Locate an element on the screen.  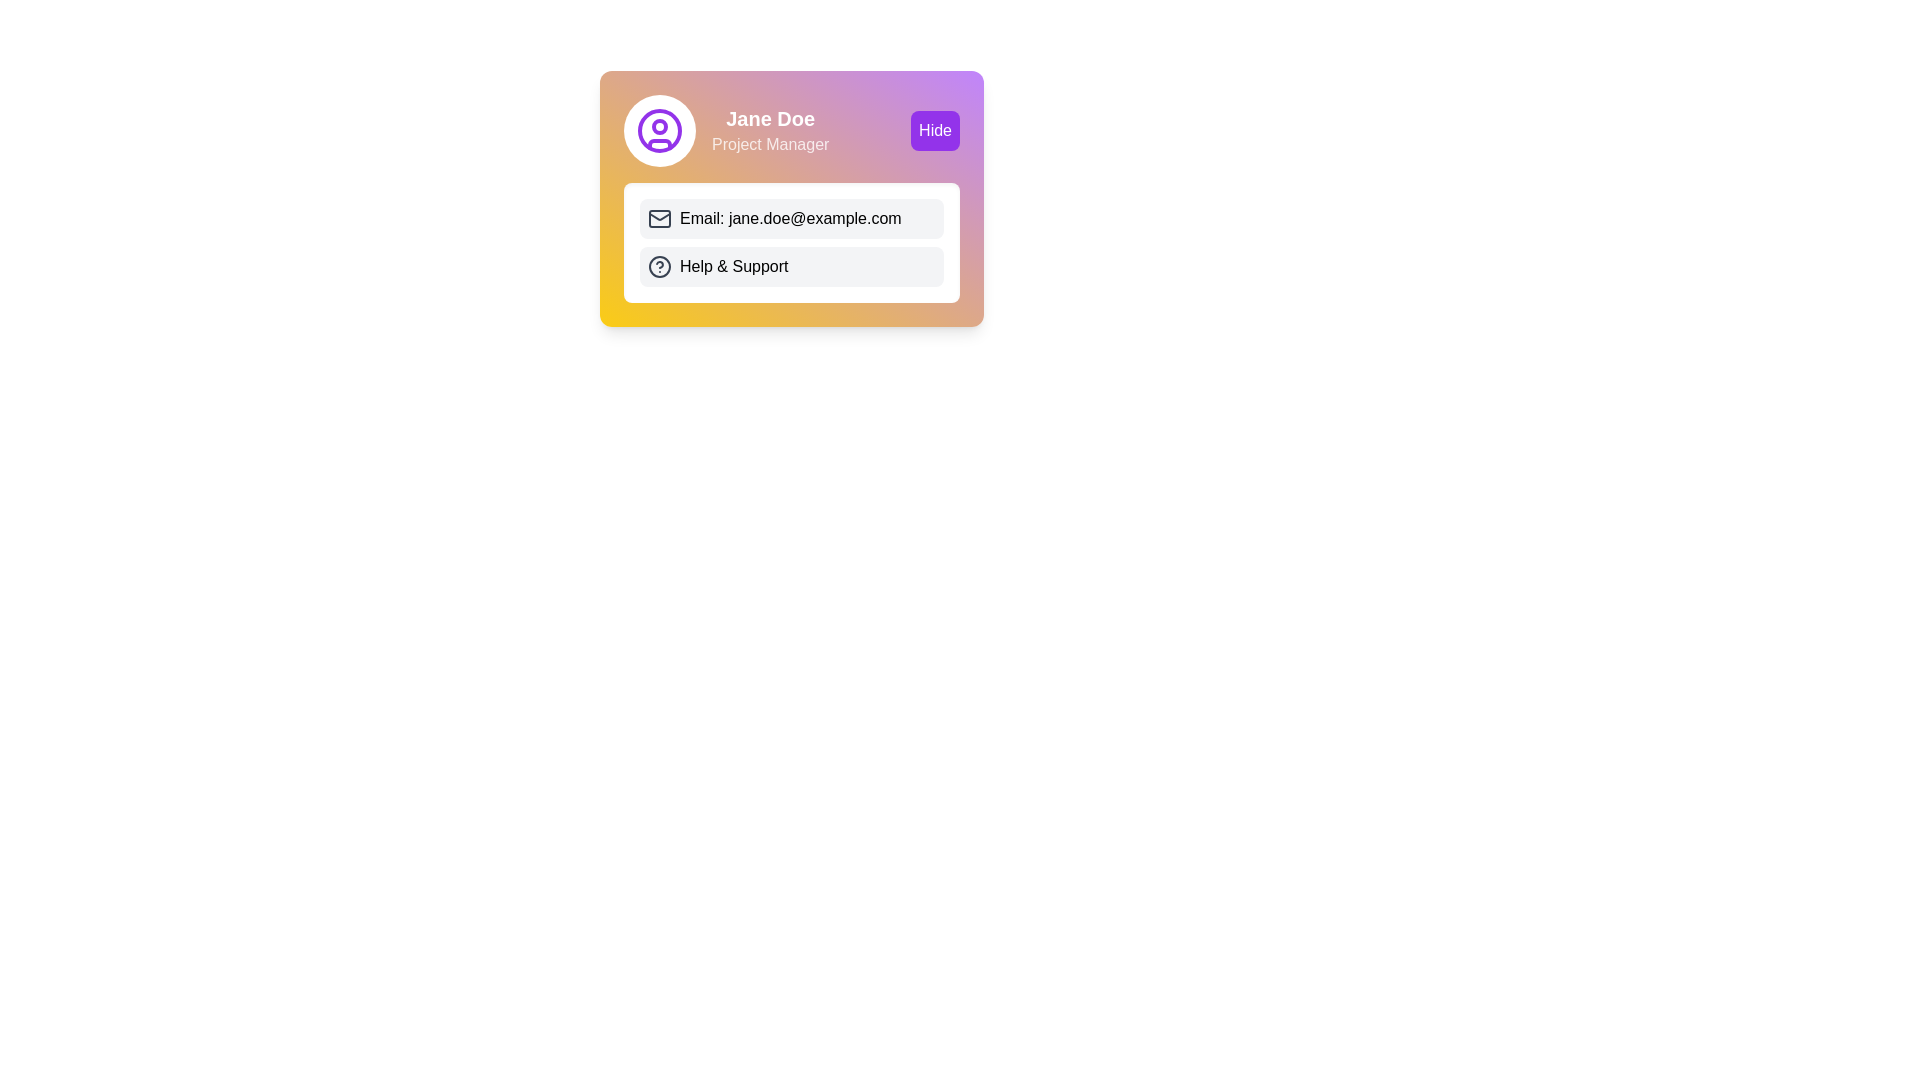
the circular gray icon with a question mark symbol located within the 'Help & Support' button, positioned to the left of the button's text label is located at coordinates (660, 265).